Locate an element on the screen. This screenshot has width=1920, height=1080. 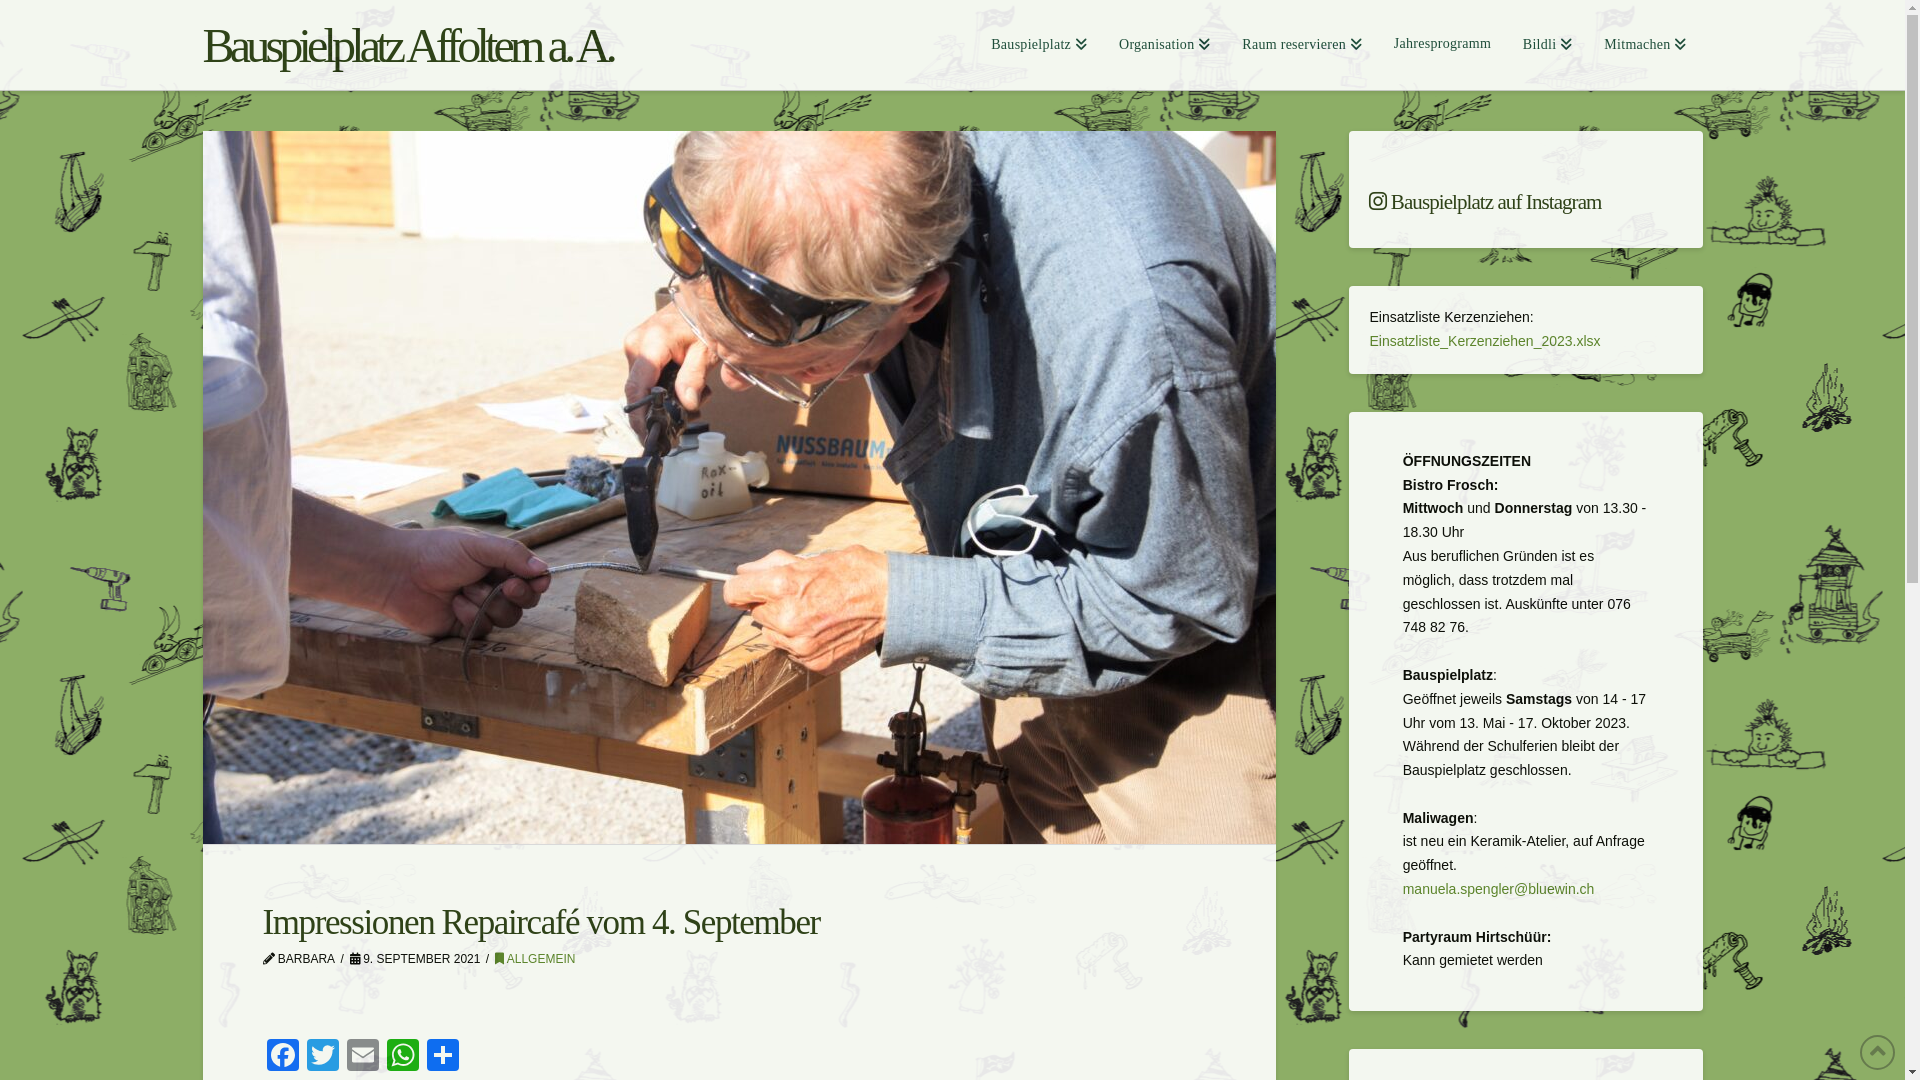
'Mitmachen' is located at coordinates (1645, 45).